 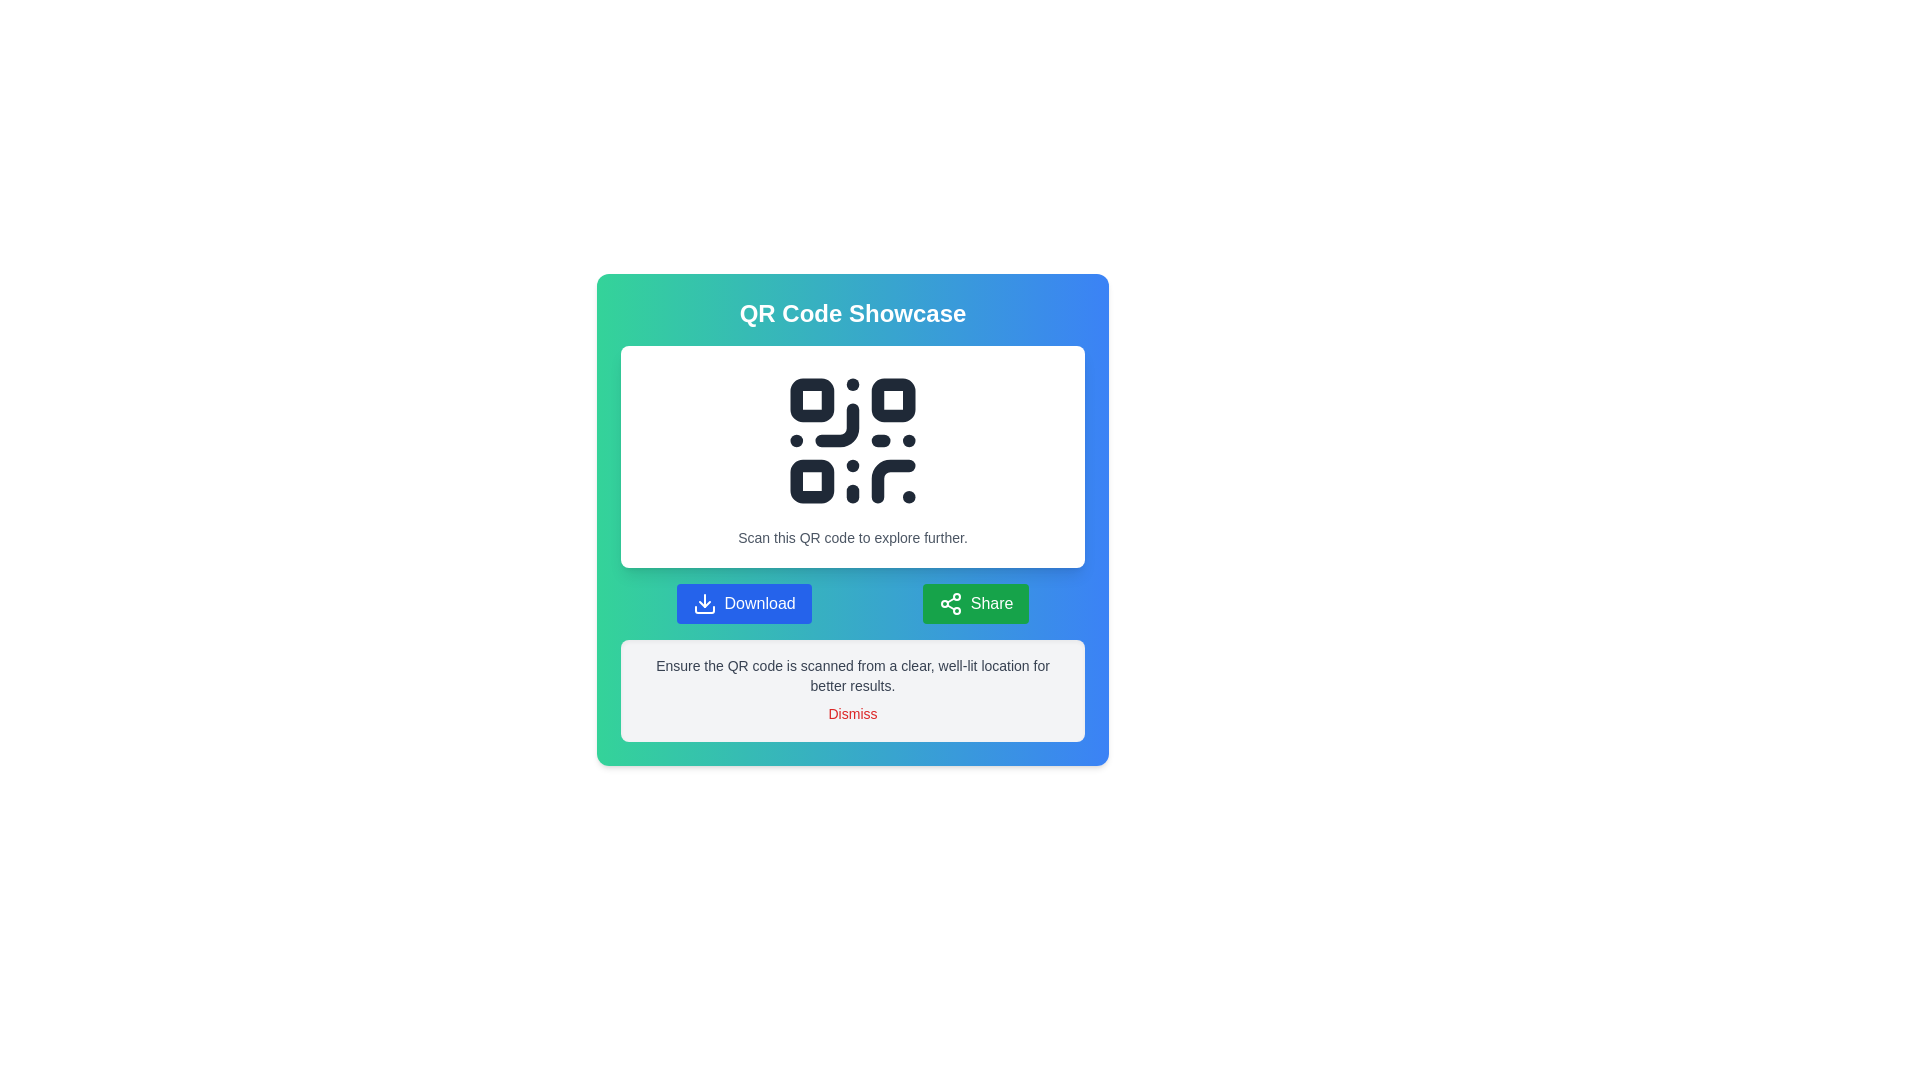 What do you see at coordinates (853, 675) in the screenshot?
I see `the instructional text label that provides guidelines for optimal QR code scanning, located above the 'Dismiss' button` at bounding box center [853, 675].